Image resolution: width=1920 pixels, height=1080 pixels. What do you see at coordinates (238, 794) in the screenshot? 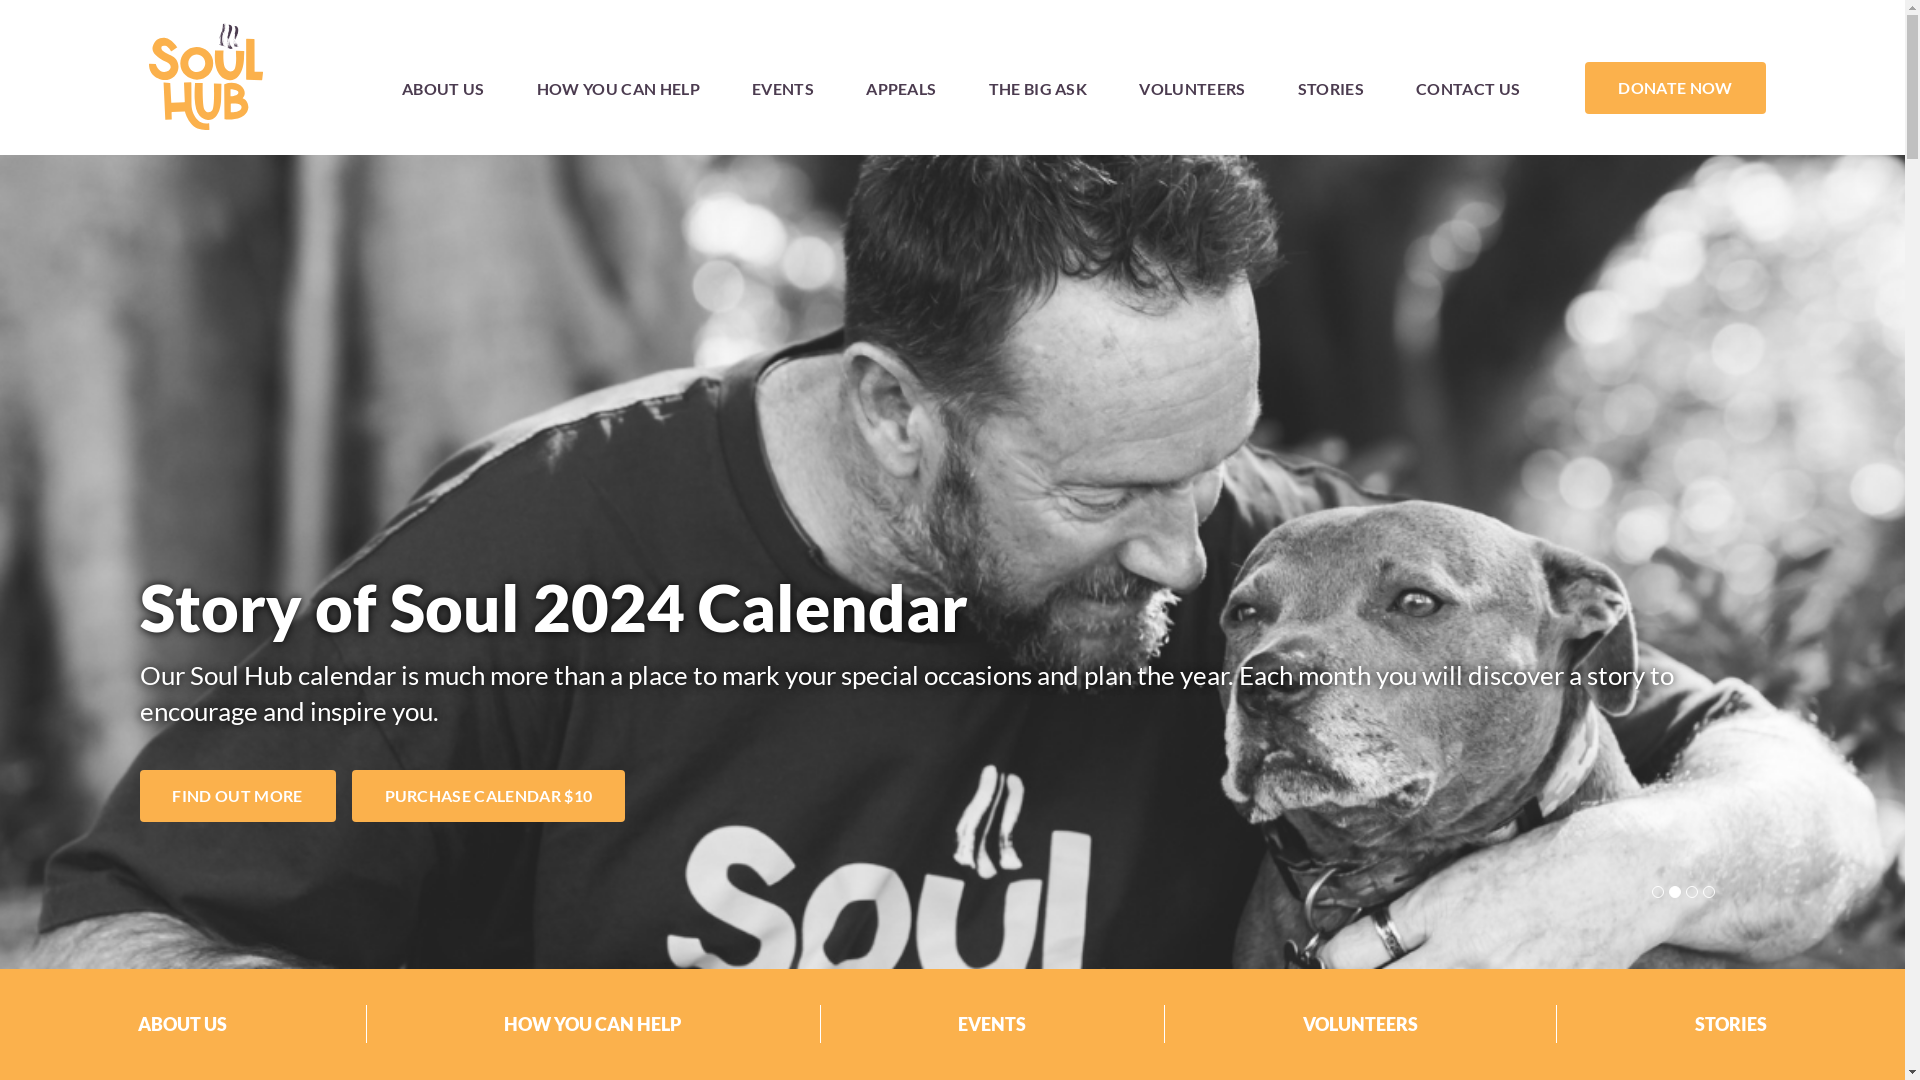
I see `'FIND OUT MORE'` at bounding box center [238, 794].